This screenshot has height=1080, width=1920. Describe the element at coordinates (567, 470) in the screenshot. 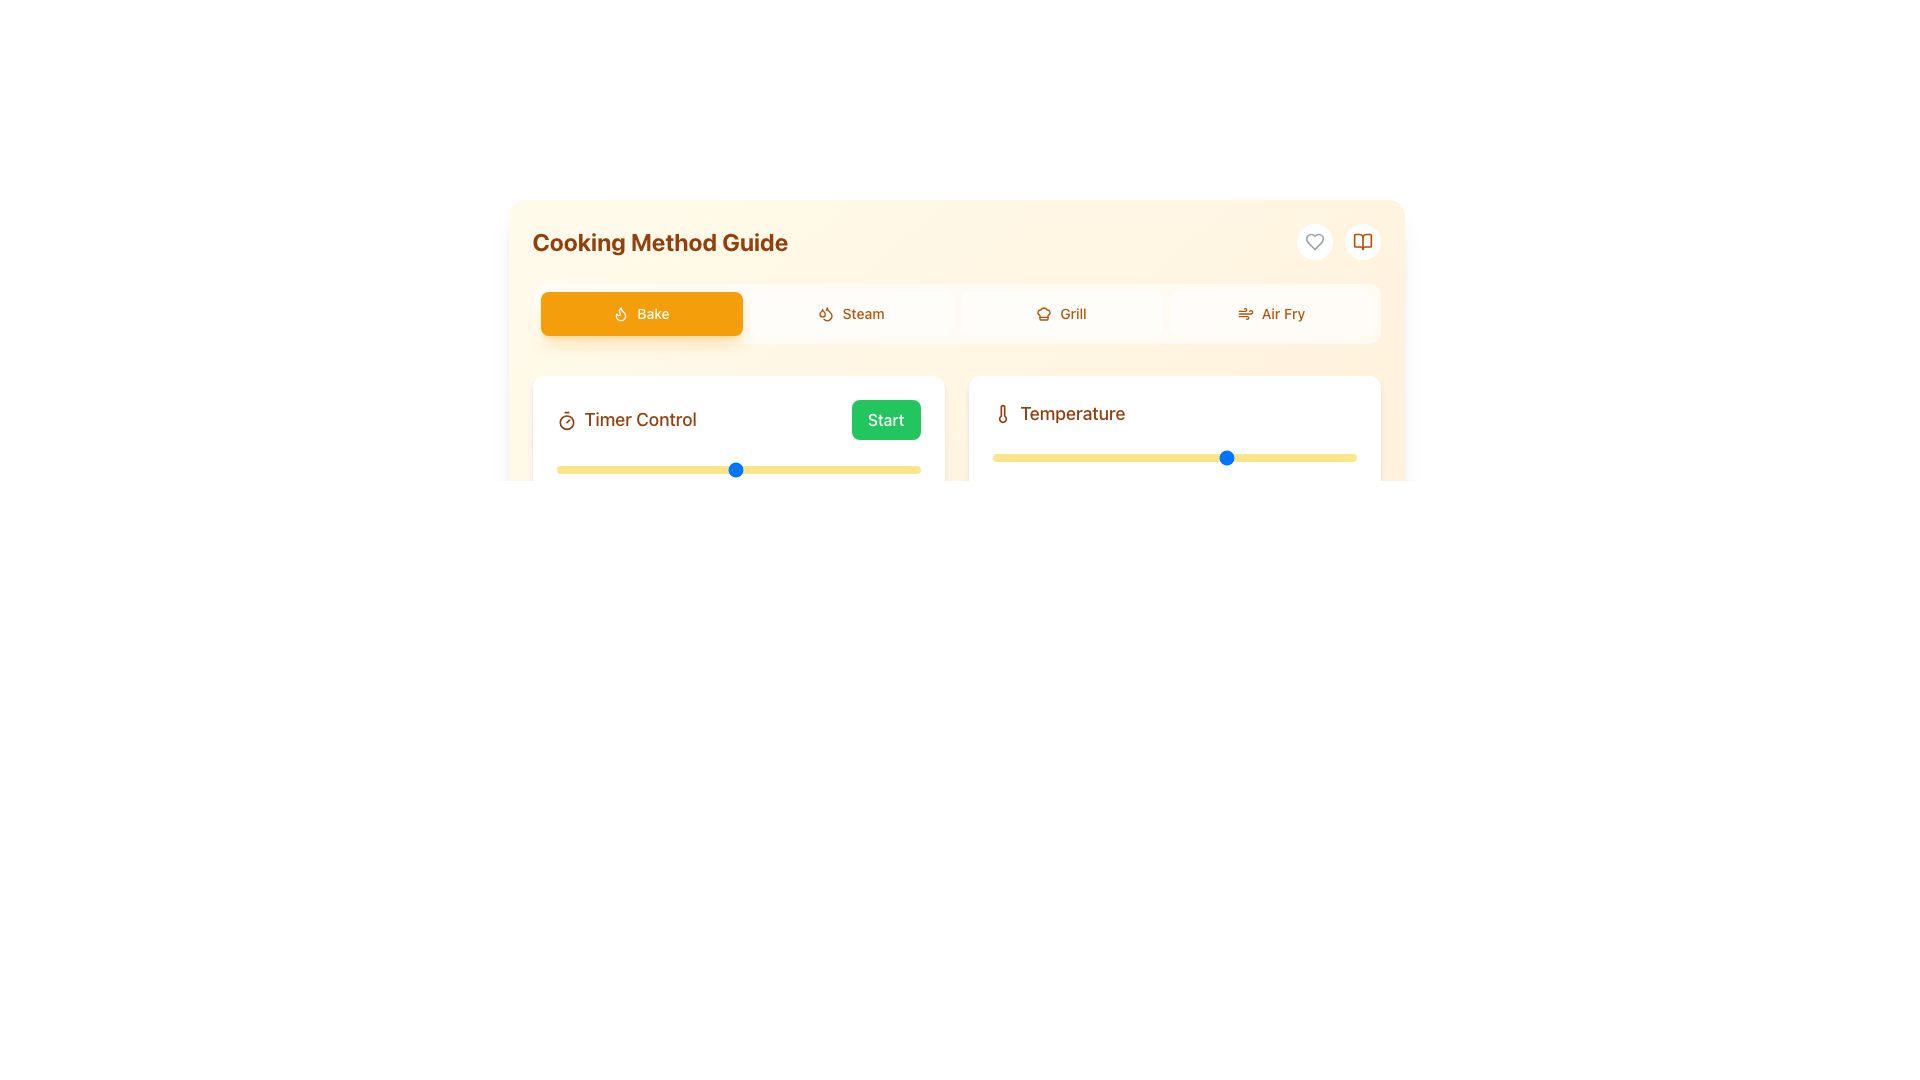

I see `the timer slider` at that location.